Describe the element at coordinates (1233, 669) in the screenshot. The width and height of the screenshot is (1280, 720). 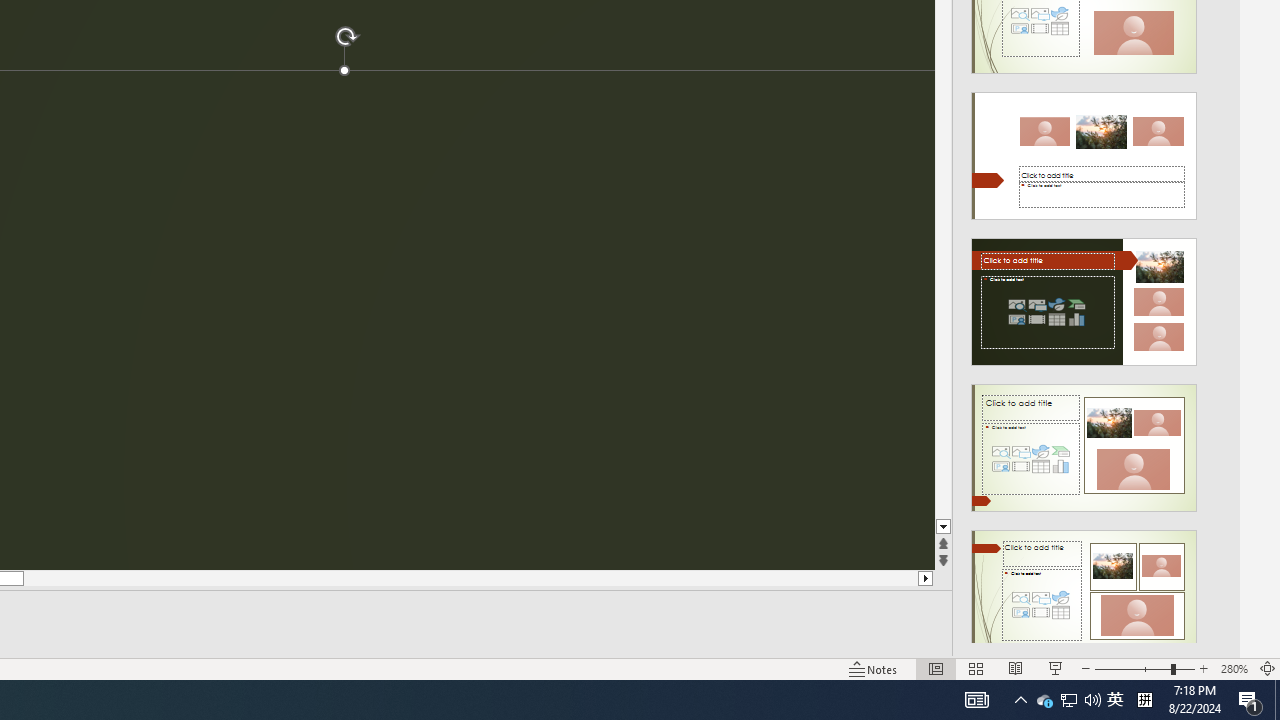
I see `'Zoom 280%'` at that location.